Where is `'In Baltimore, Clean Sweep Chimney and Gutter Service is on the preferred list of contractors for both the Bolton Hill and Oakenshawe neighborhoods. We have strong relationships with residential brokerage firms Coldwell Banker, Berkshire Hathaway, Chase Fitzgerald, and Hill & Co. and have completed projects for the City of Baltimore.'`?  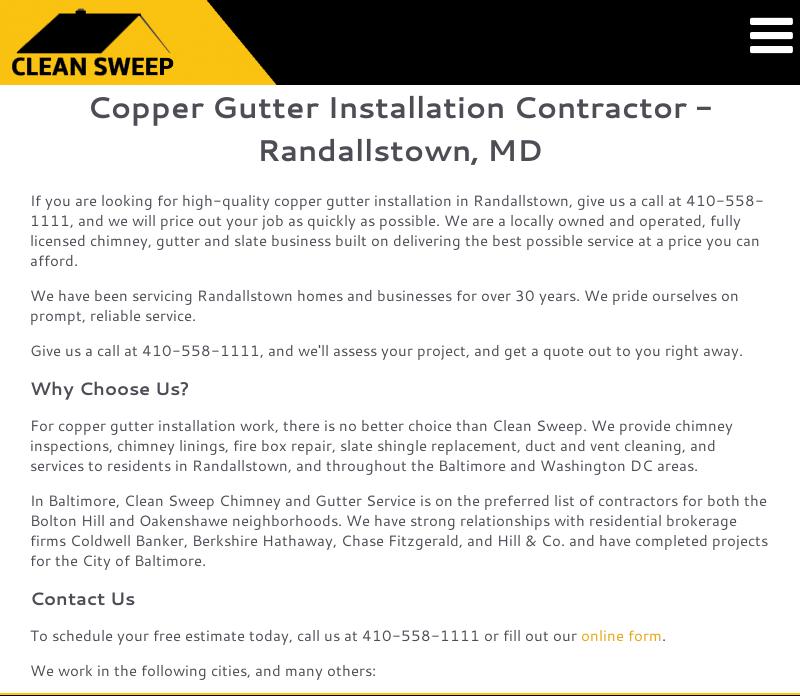
'In Baltimore, Clean Sweep Chimney and Gutter Service is on the preferred list of contractors for both the Bolton Hill and Oakenshawe neighborhoods. We have strong relationships with residential brokerage firms Coldwell Banker, Berkshire Hathaway, Chase Fitzgerald, and Hill & Co. and have completed projects for the City of Baltimore.' is located at coordinates (397, 530).